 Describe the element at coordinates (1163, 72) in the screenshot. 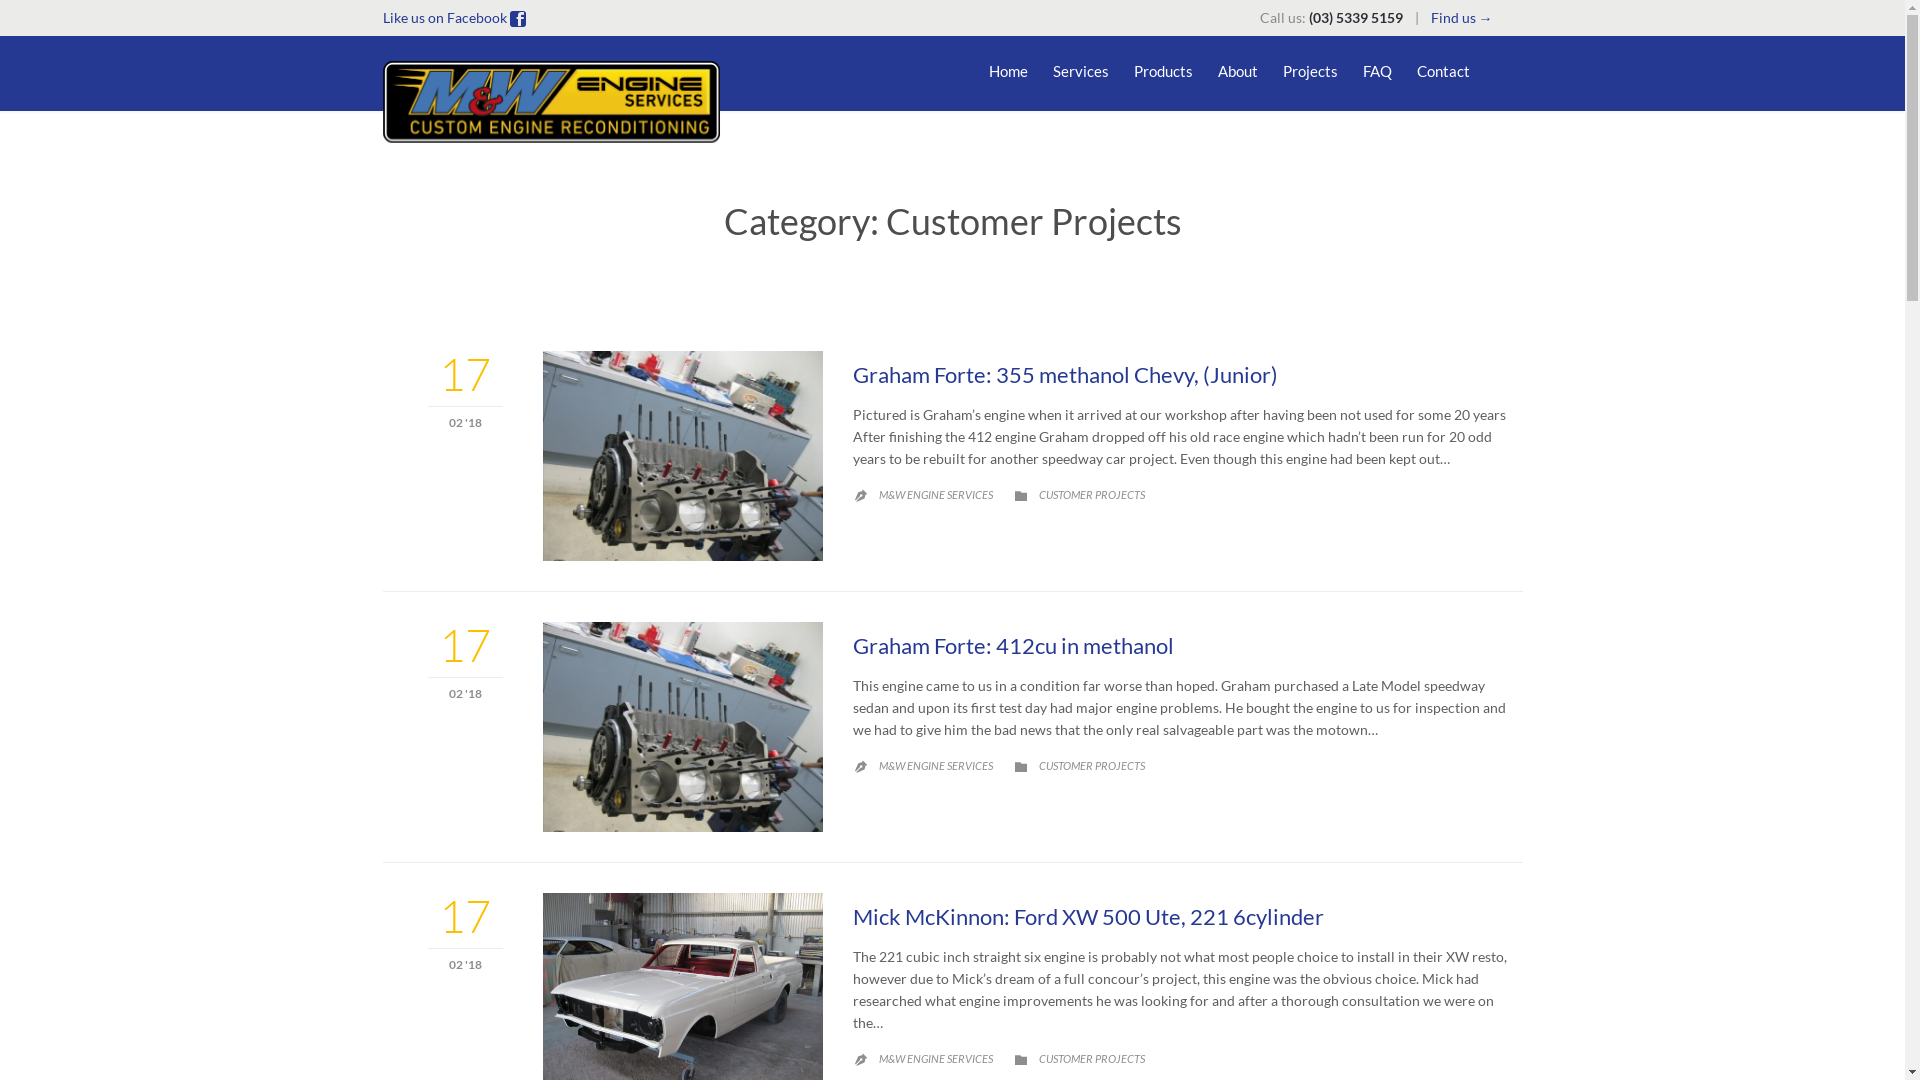

I see `'Products'` at that location.